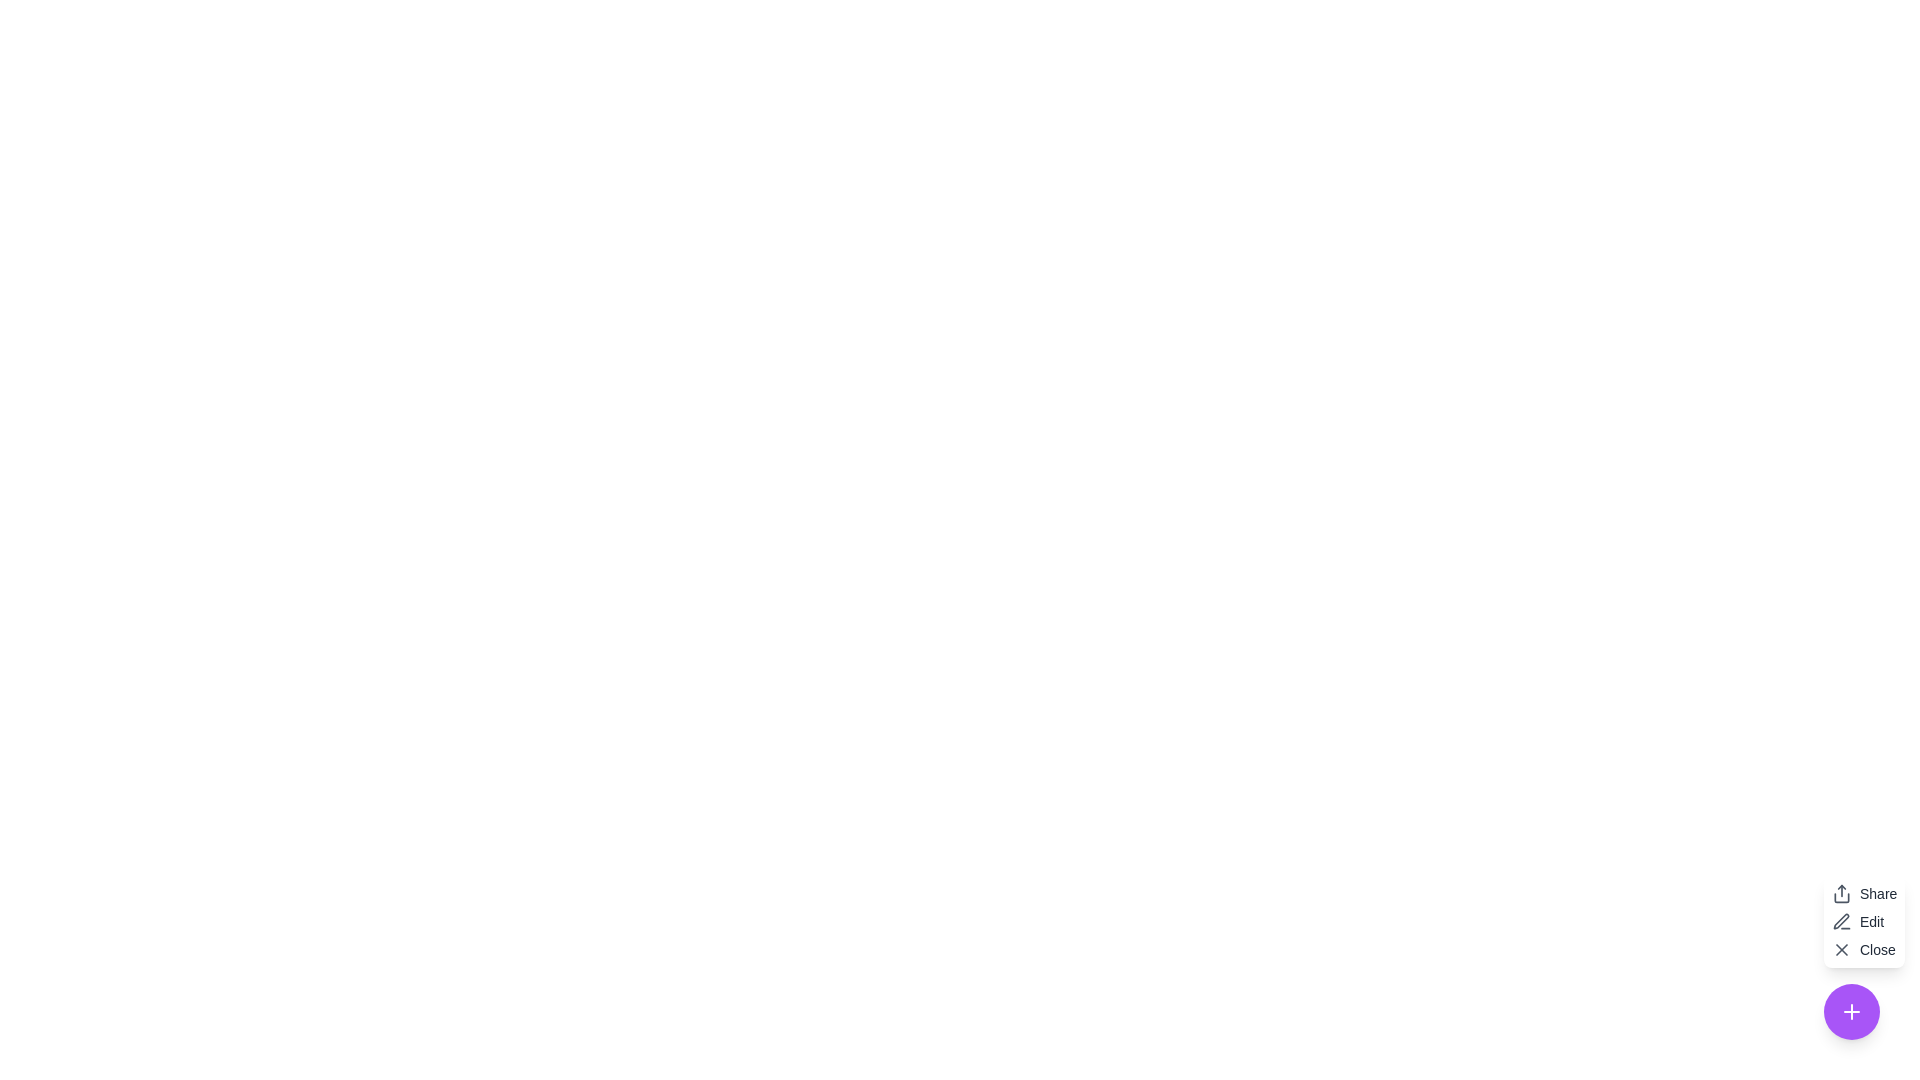 Image resolution: width=1920 pixels, height=1080 pixels. I want to click on the 'Share' text label styled with 'text-sm text-gray-800' located in the bottom-right corner of the contextual menu, so click(1877, 893).